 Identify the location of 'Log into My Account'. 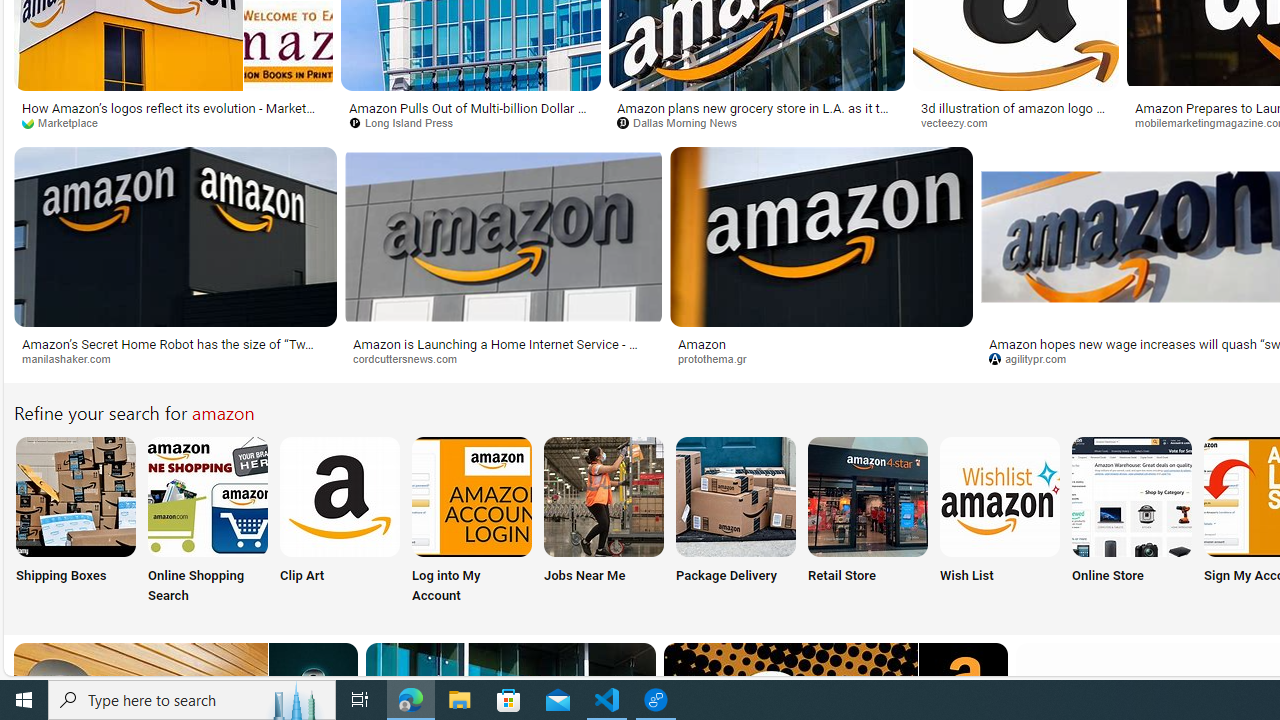
(471, 521).